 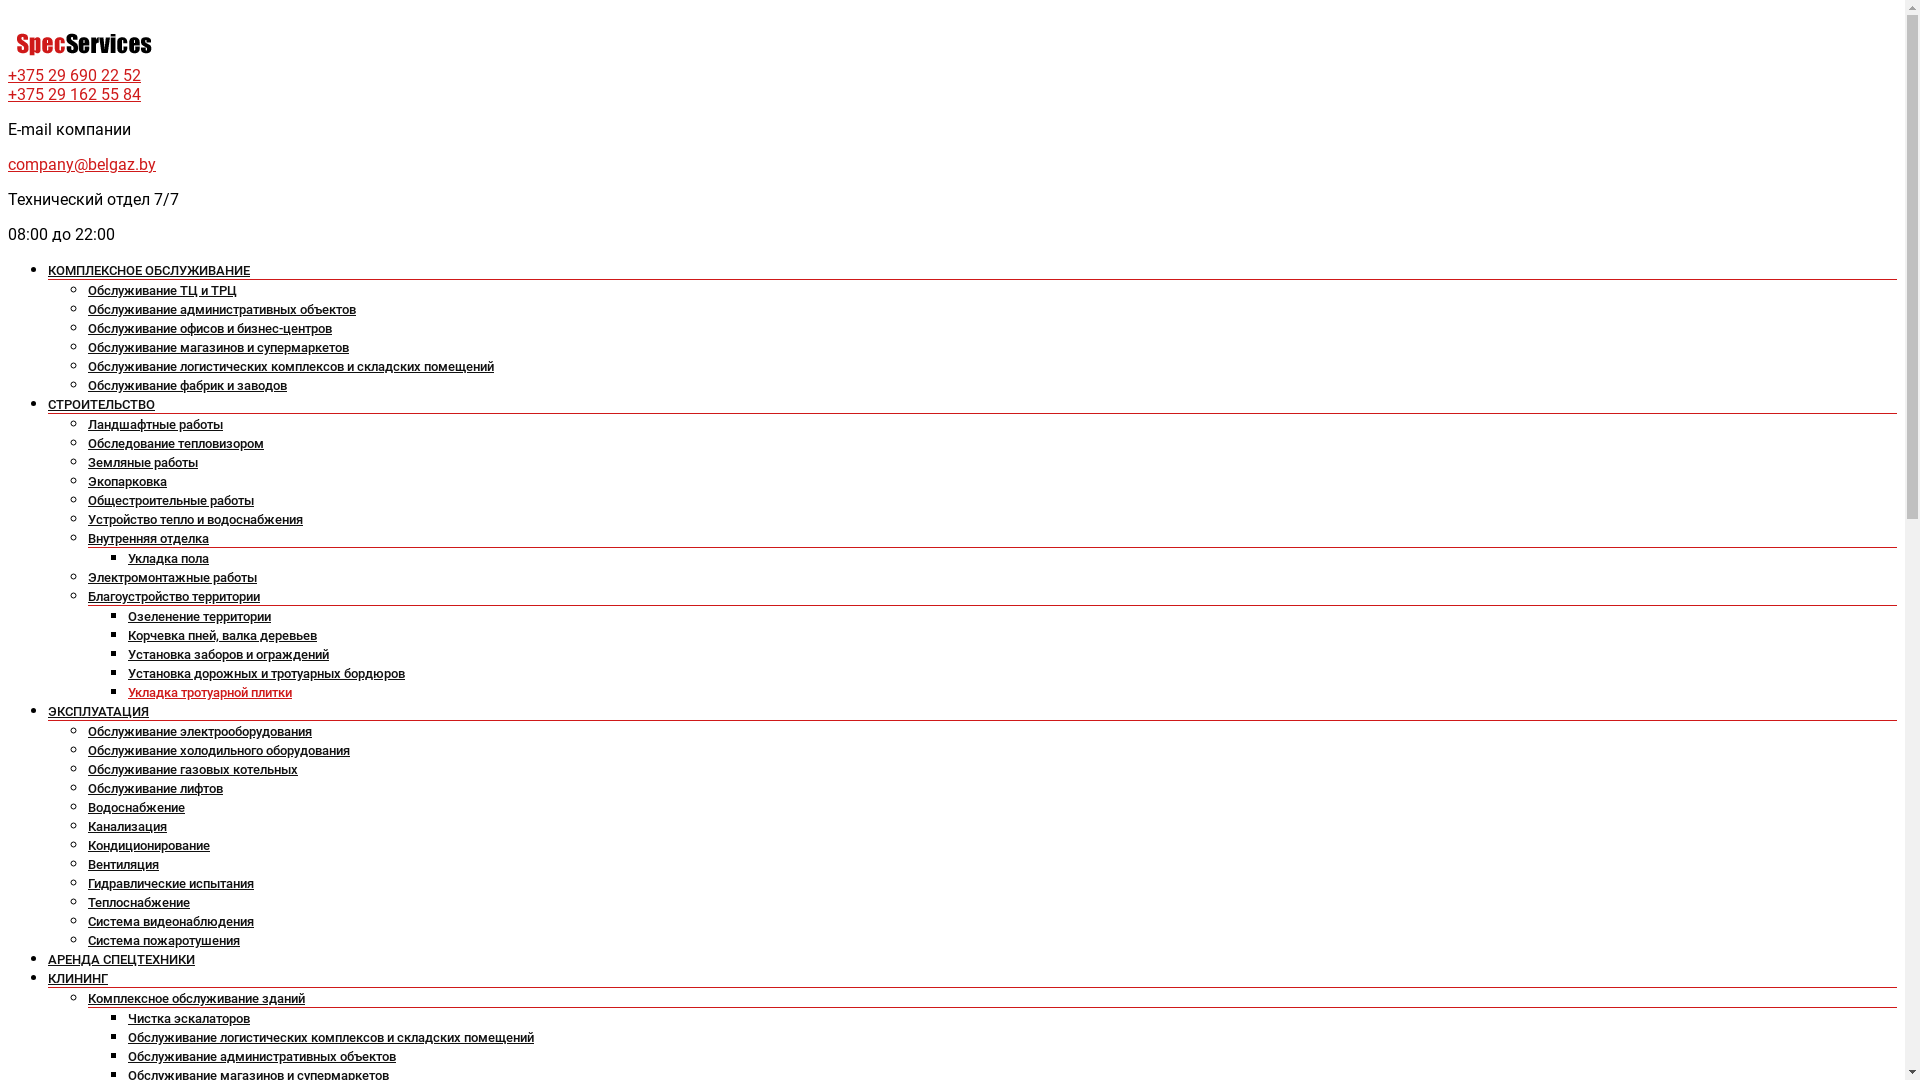 What do you see at coordinates (80, 163) in the screenshot?
I see `'company@belgaz.by'` at bounding box center [80, 163].